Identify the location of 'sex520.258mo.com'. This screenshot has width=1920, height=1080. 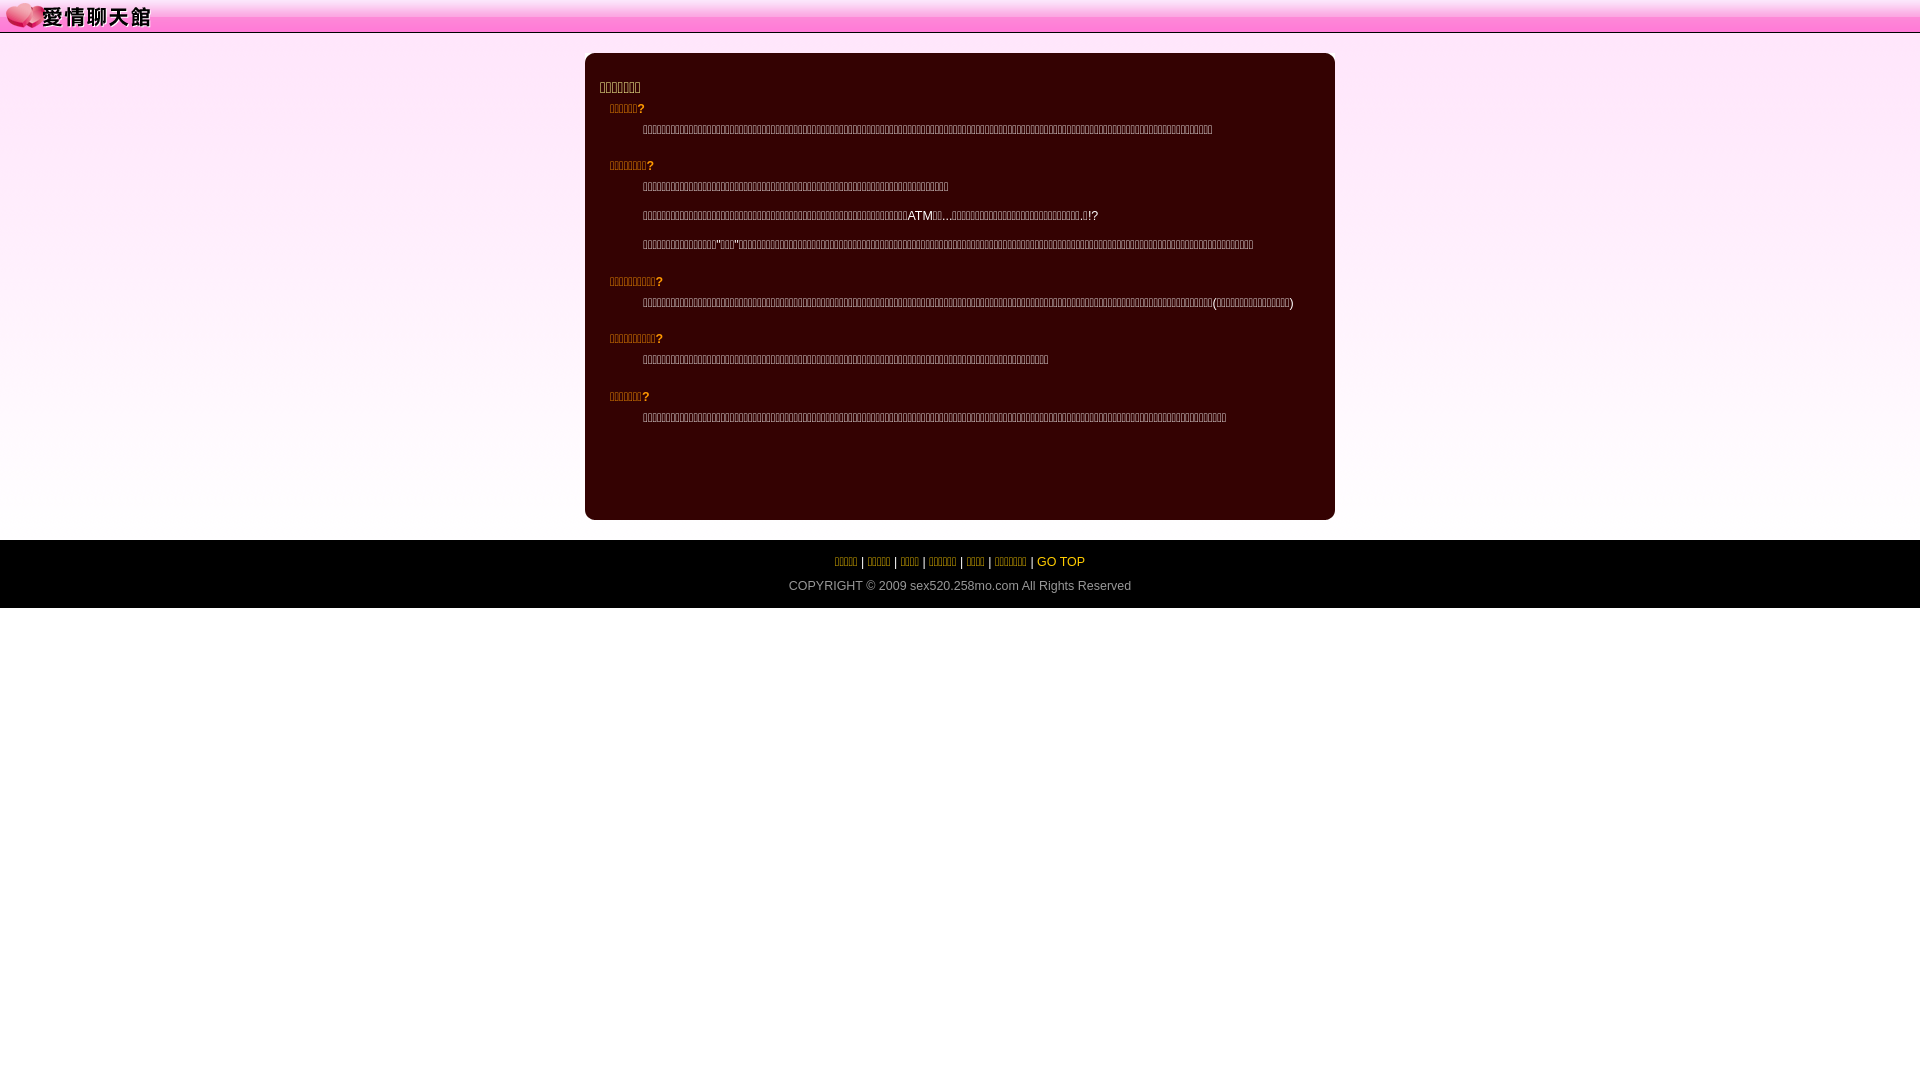
(909, 585).